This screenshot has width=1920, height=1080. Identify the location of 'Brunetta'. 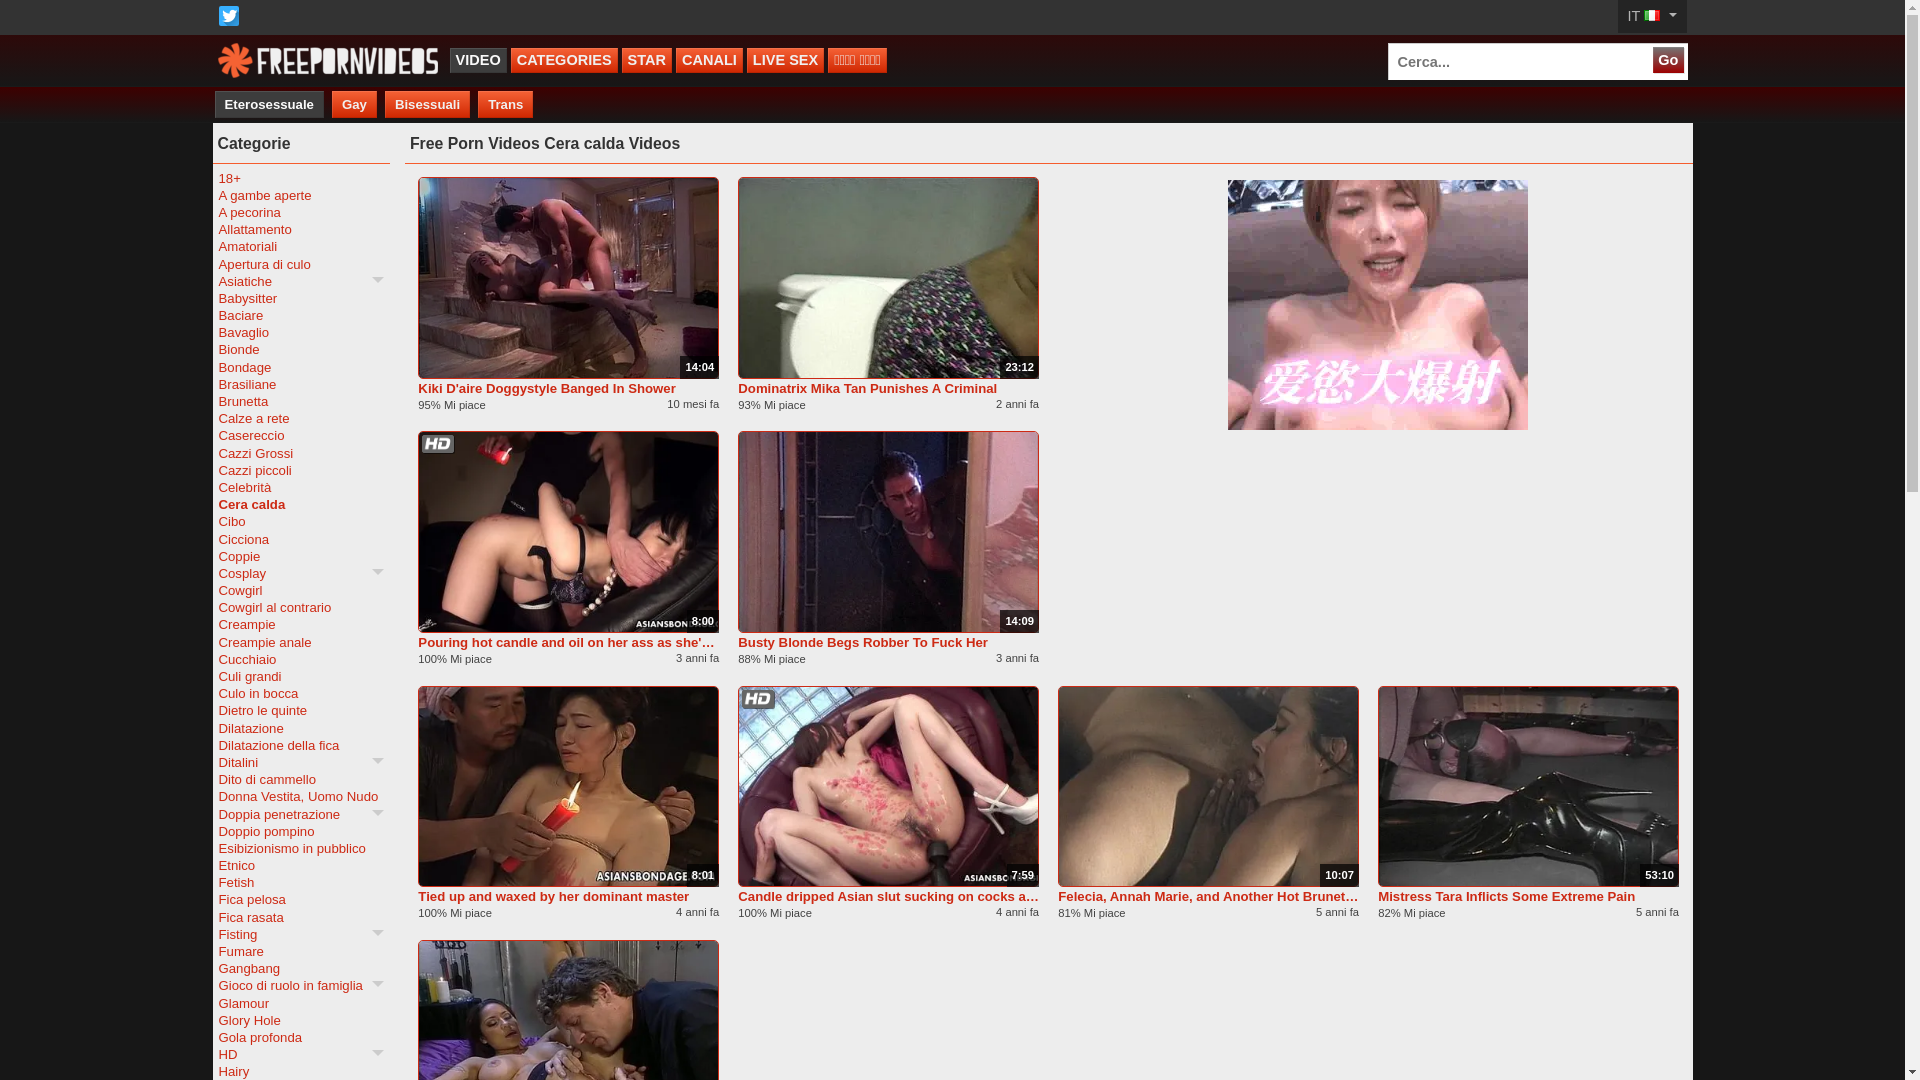
(300, 401).